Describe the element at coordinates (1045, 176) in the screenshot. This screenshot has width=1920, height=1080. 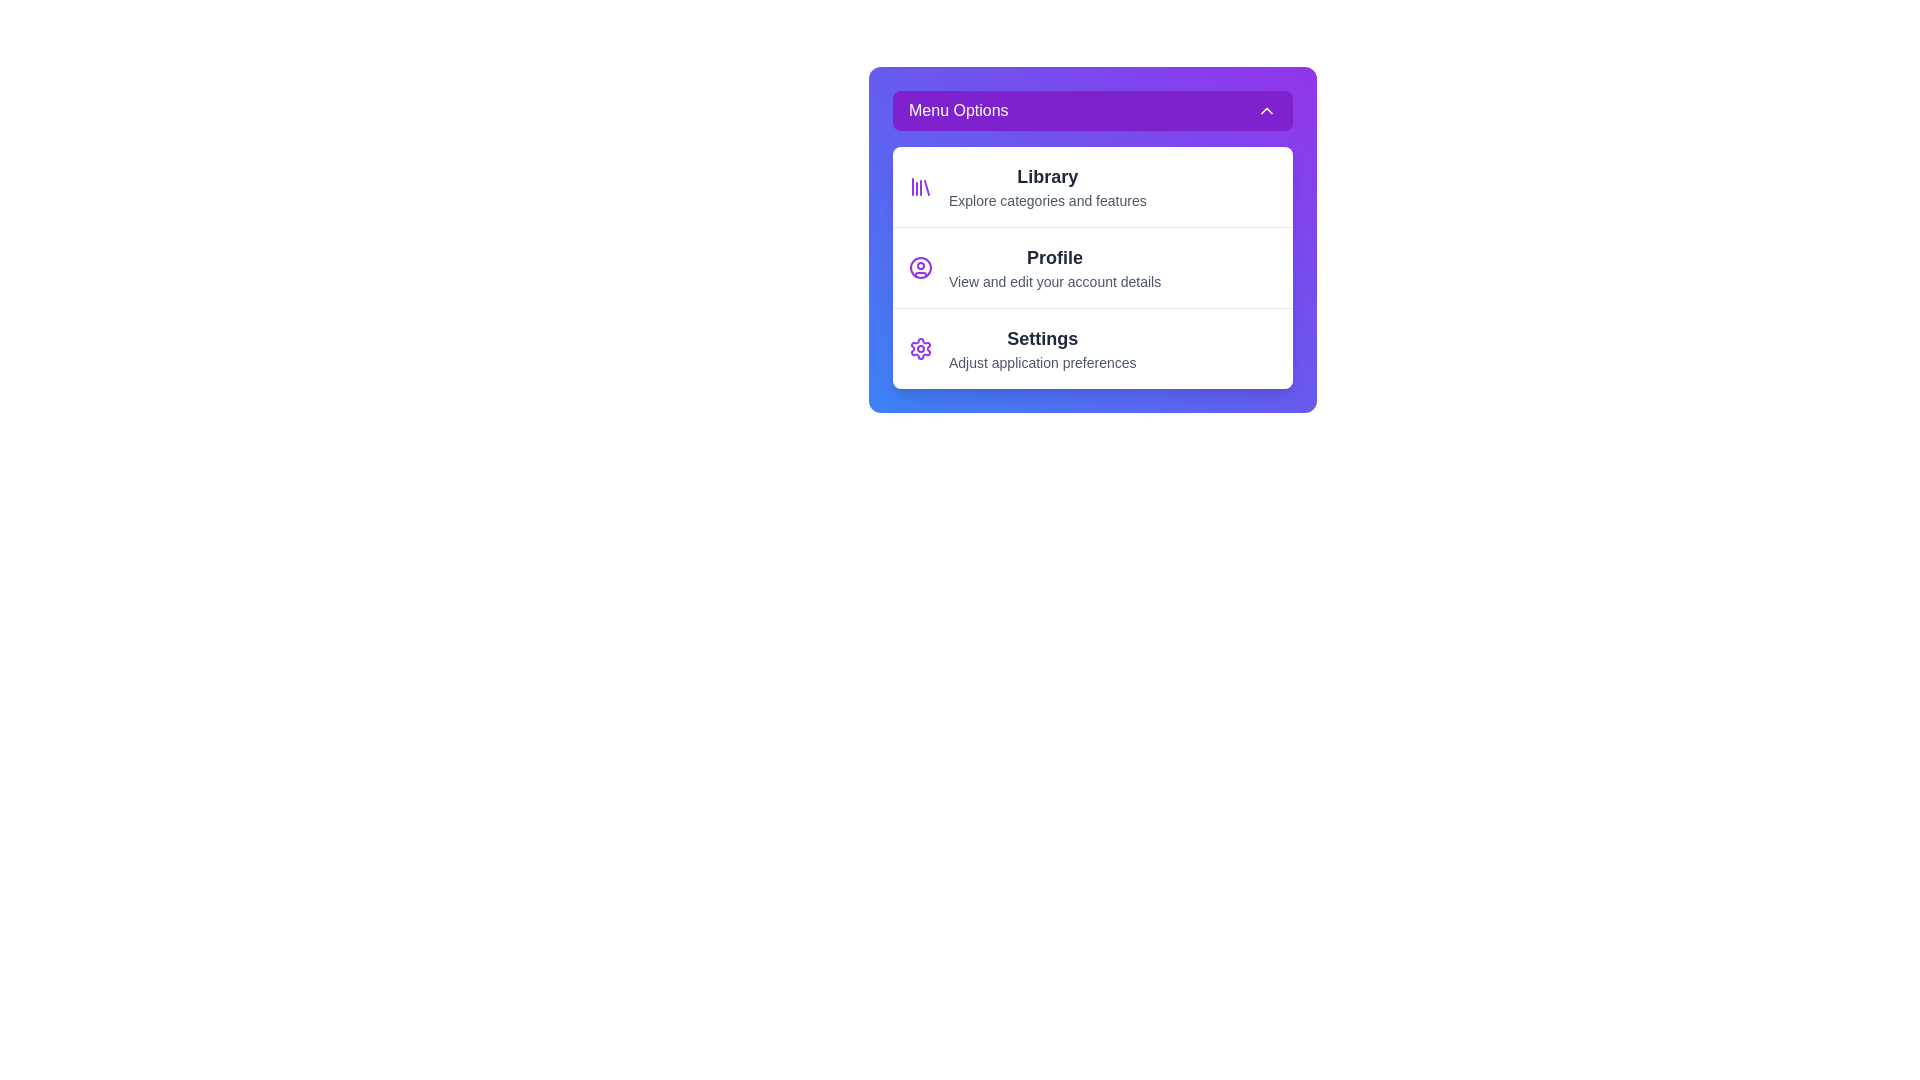
I see `the 'Library' text label at the top of the menu options to interact with surrounding elements that provide functionality related to this label` at that location.